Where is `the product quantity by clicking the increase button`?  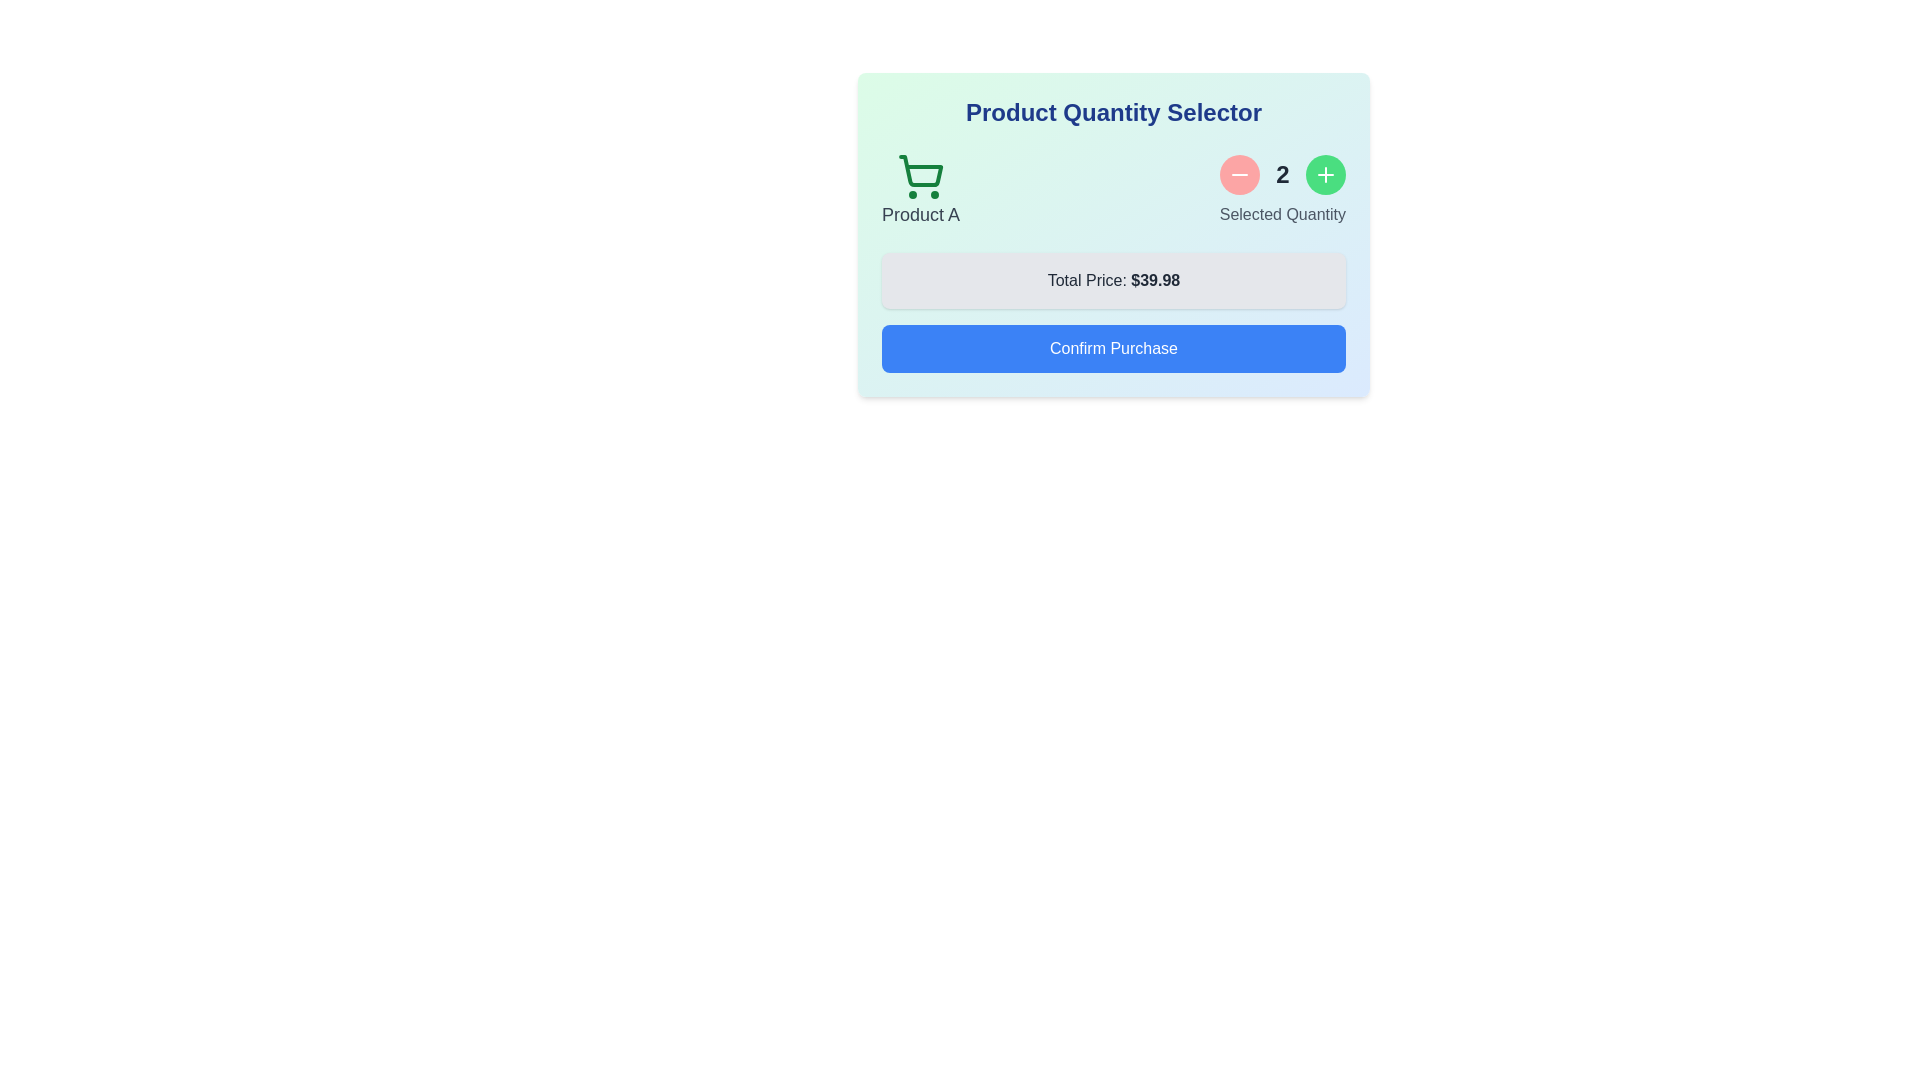
the product quantity by clicking the increase button is located at coordinates (1325, 173).